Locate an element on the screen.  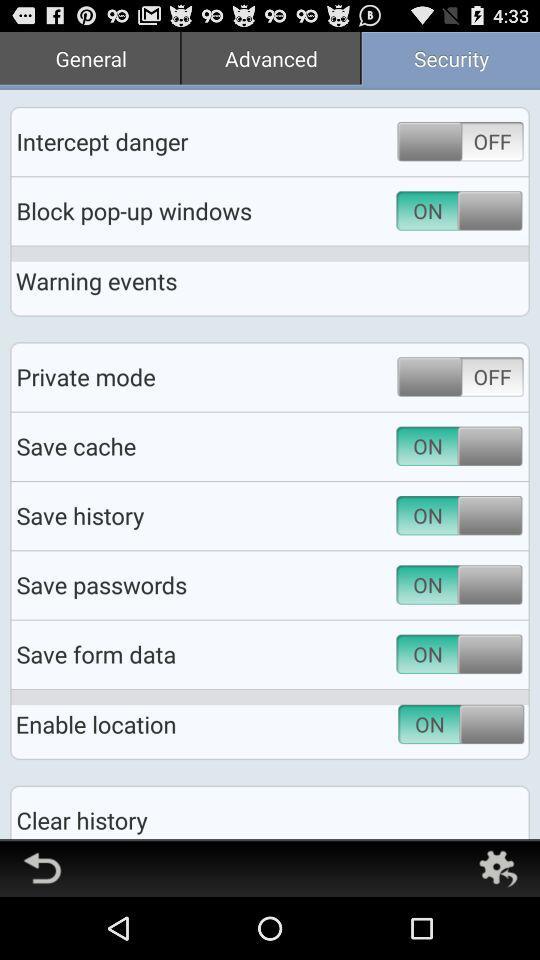
the switch button on the save history is located at coordinates (488, 585).